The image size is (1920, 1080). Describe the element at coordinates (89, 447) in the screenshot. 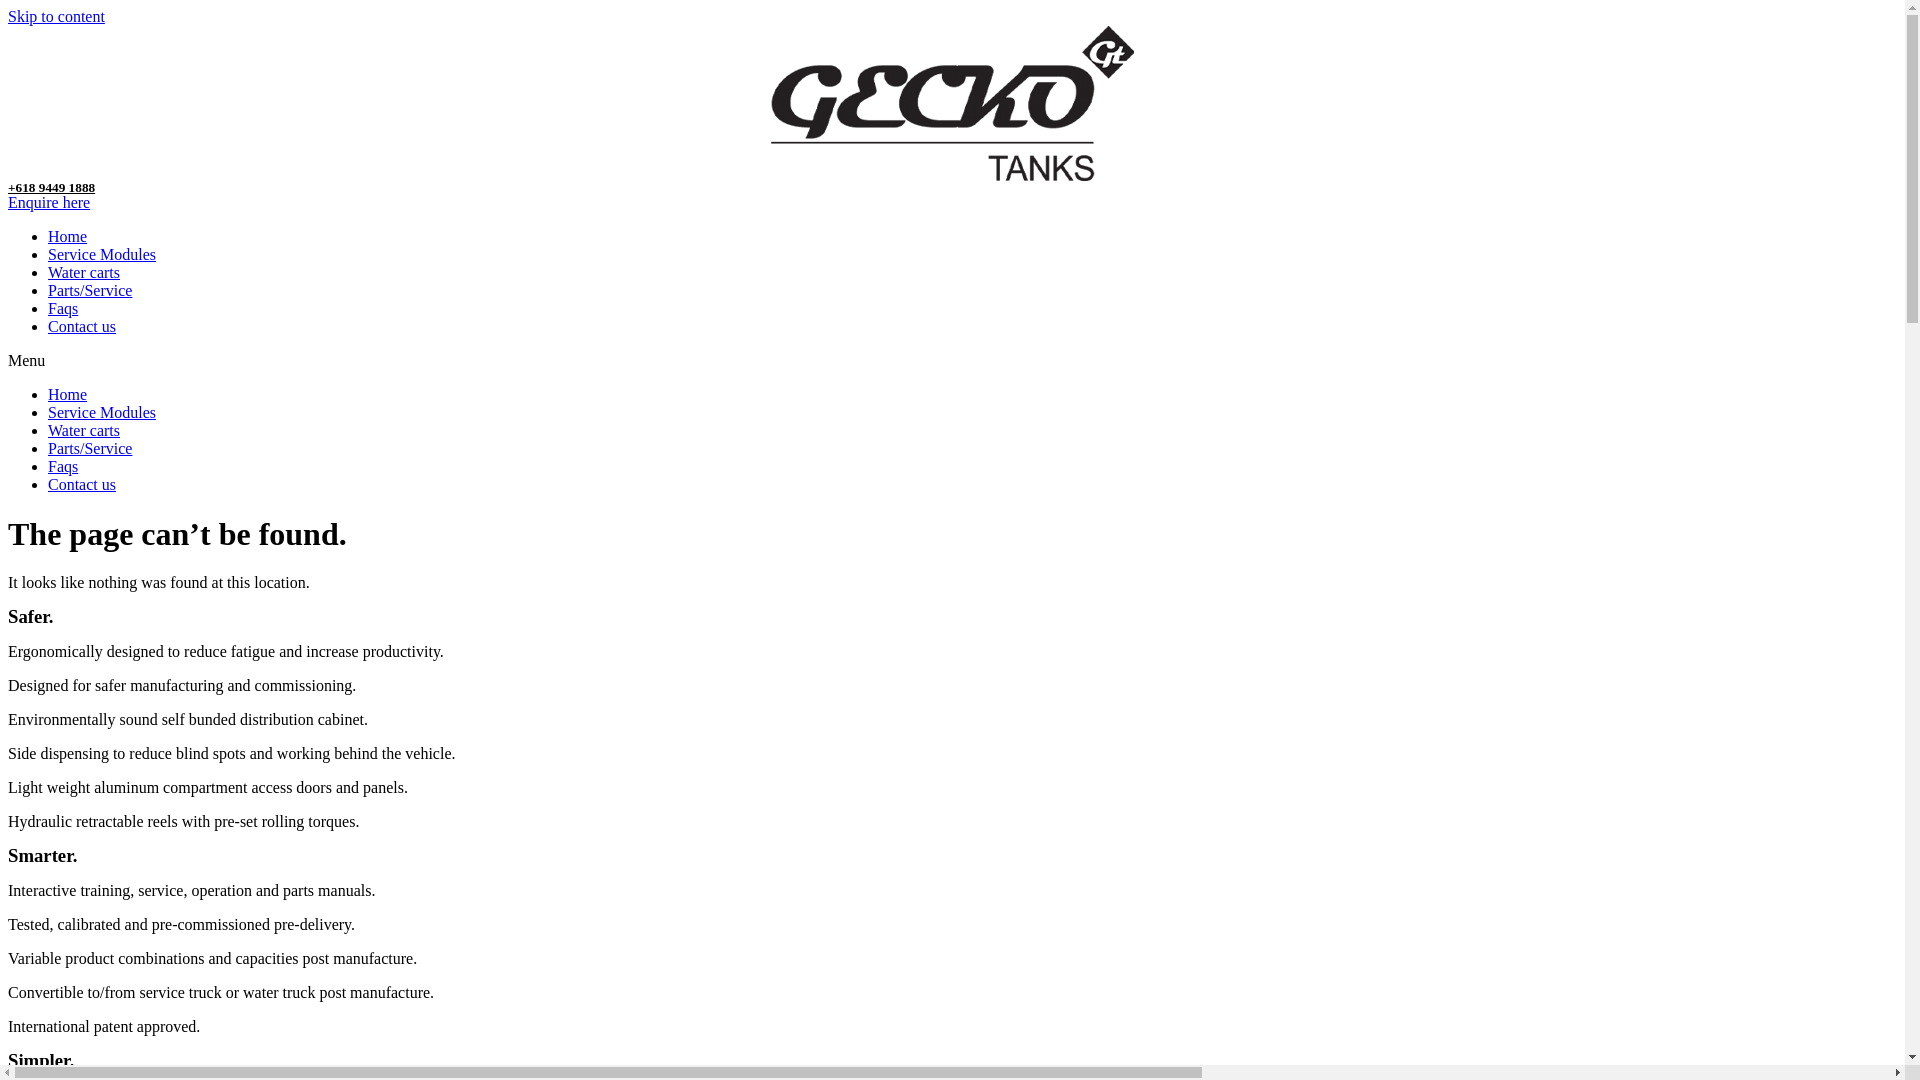

I see `'Parts/Service'` at that location.